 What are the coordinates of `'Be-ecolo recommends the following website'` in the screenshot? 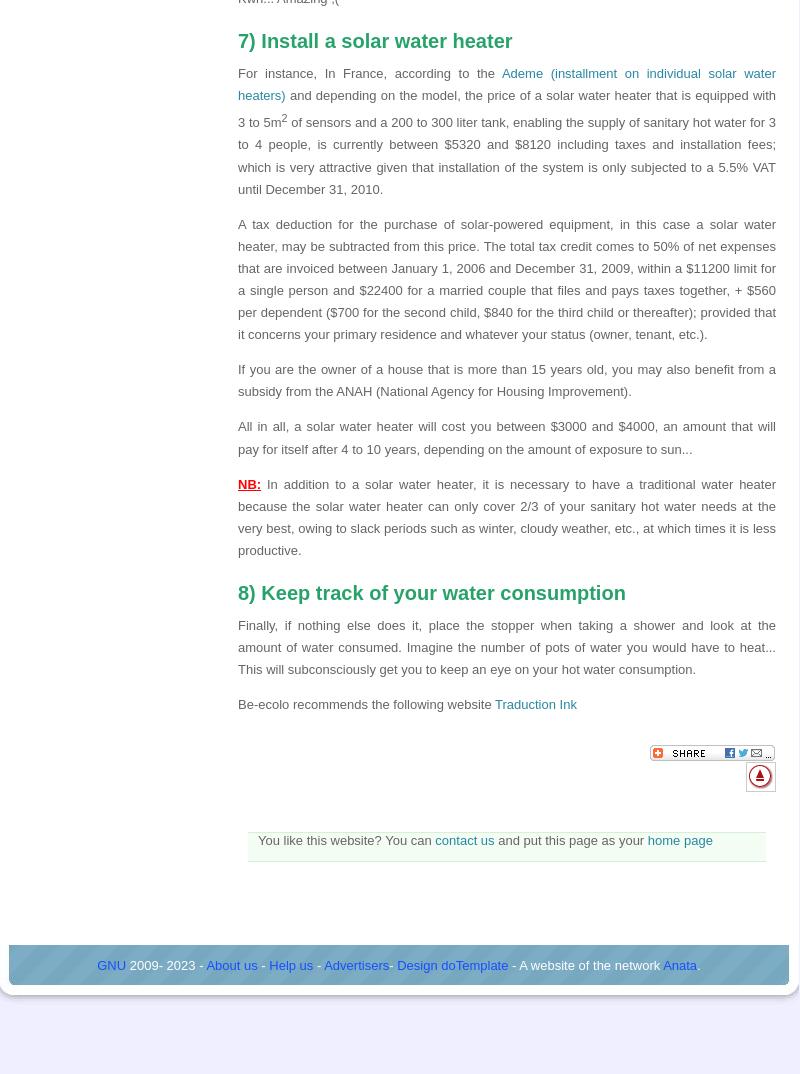 It's located at (366, 704).